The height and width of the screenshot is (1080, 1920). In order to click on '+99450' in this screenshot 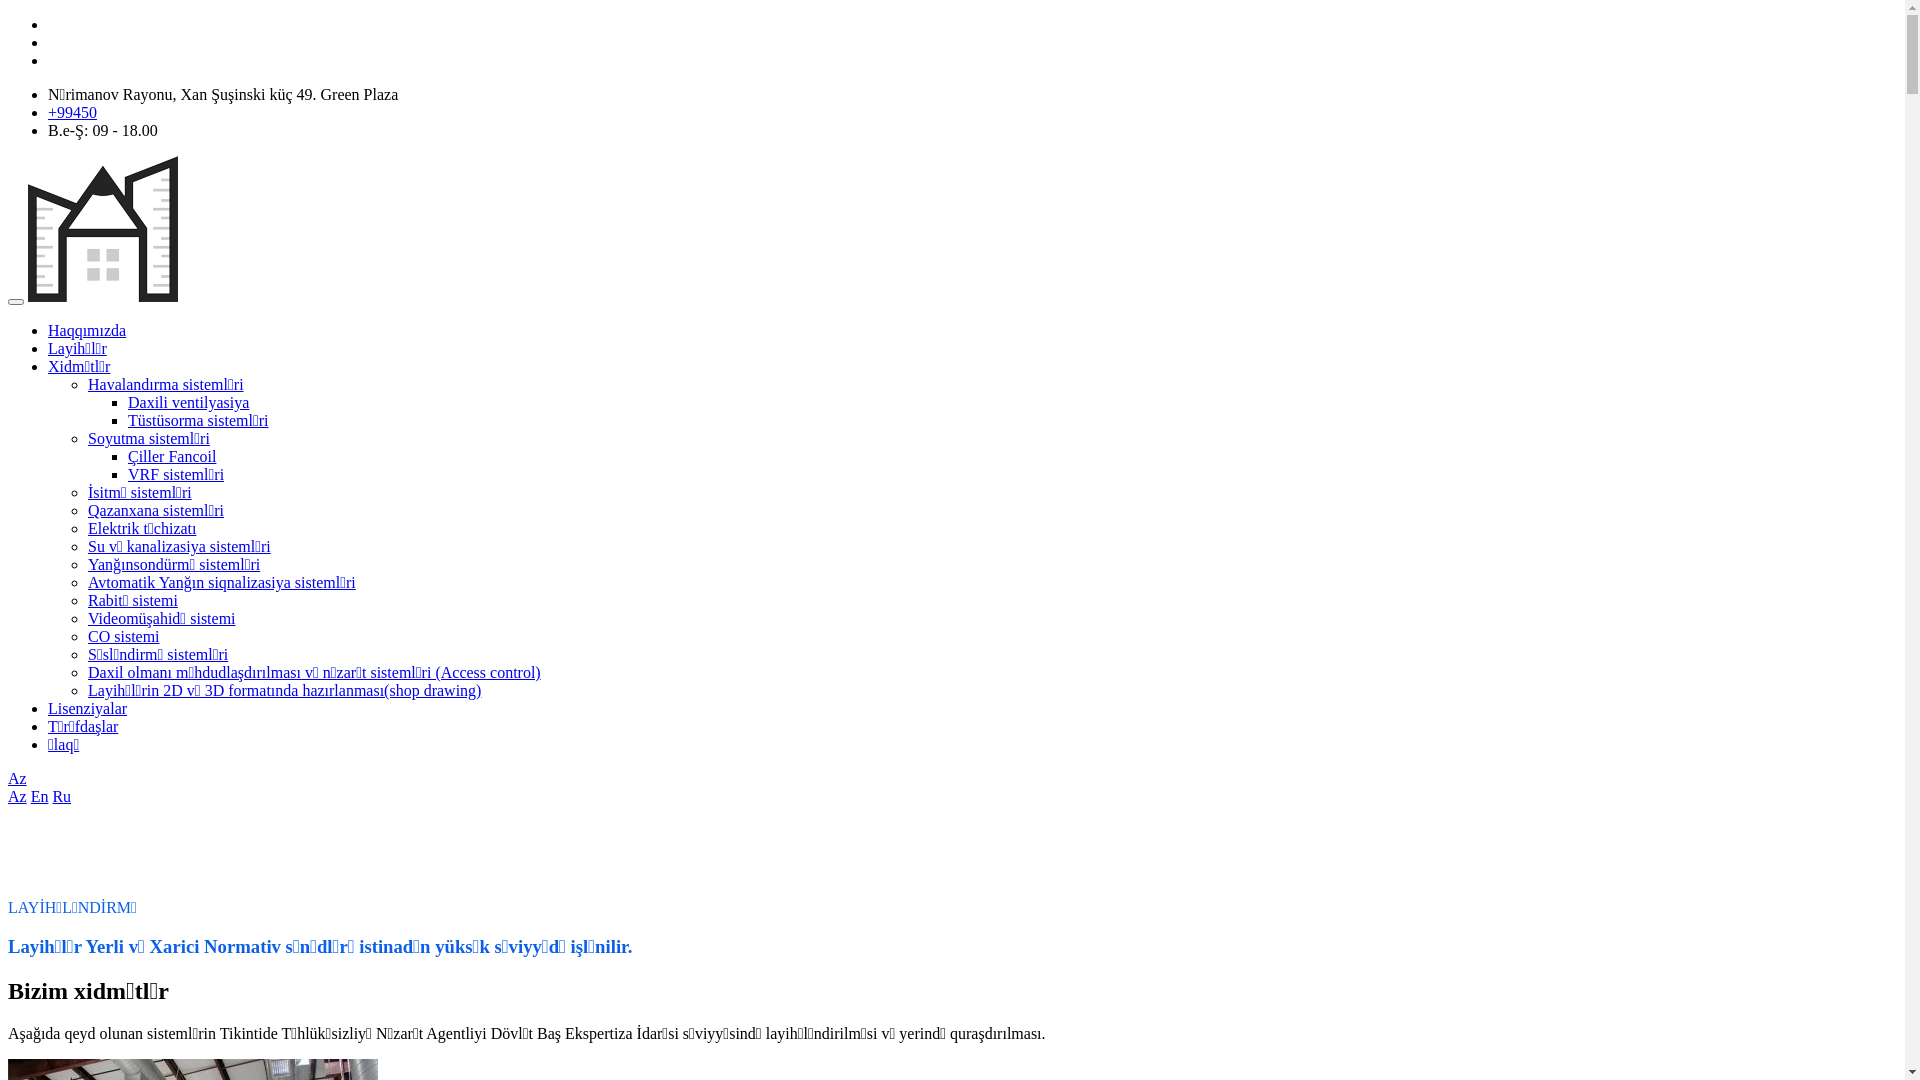, I will do `click(72, 112)`.